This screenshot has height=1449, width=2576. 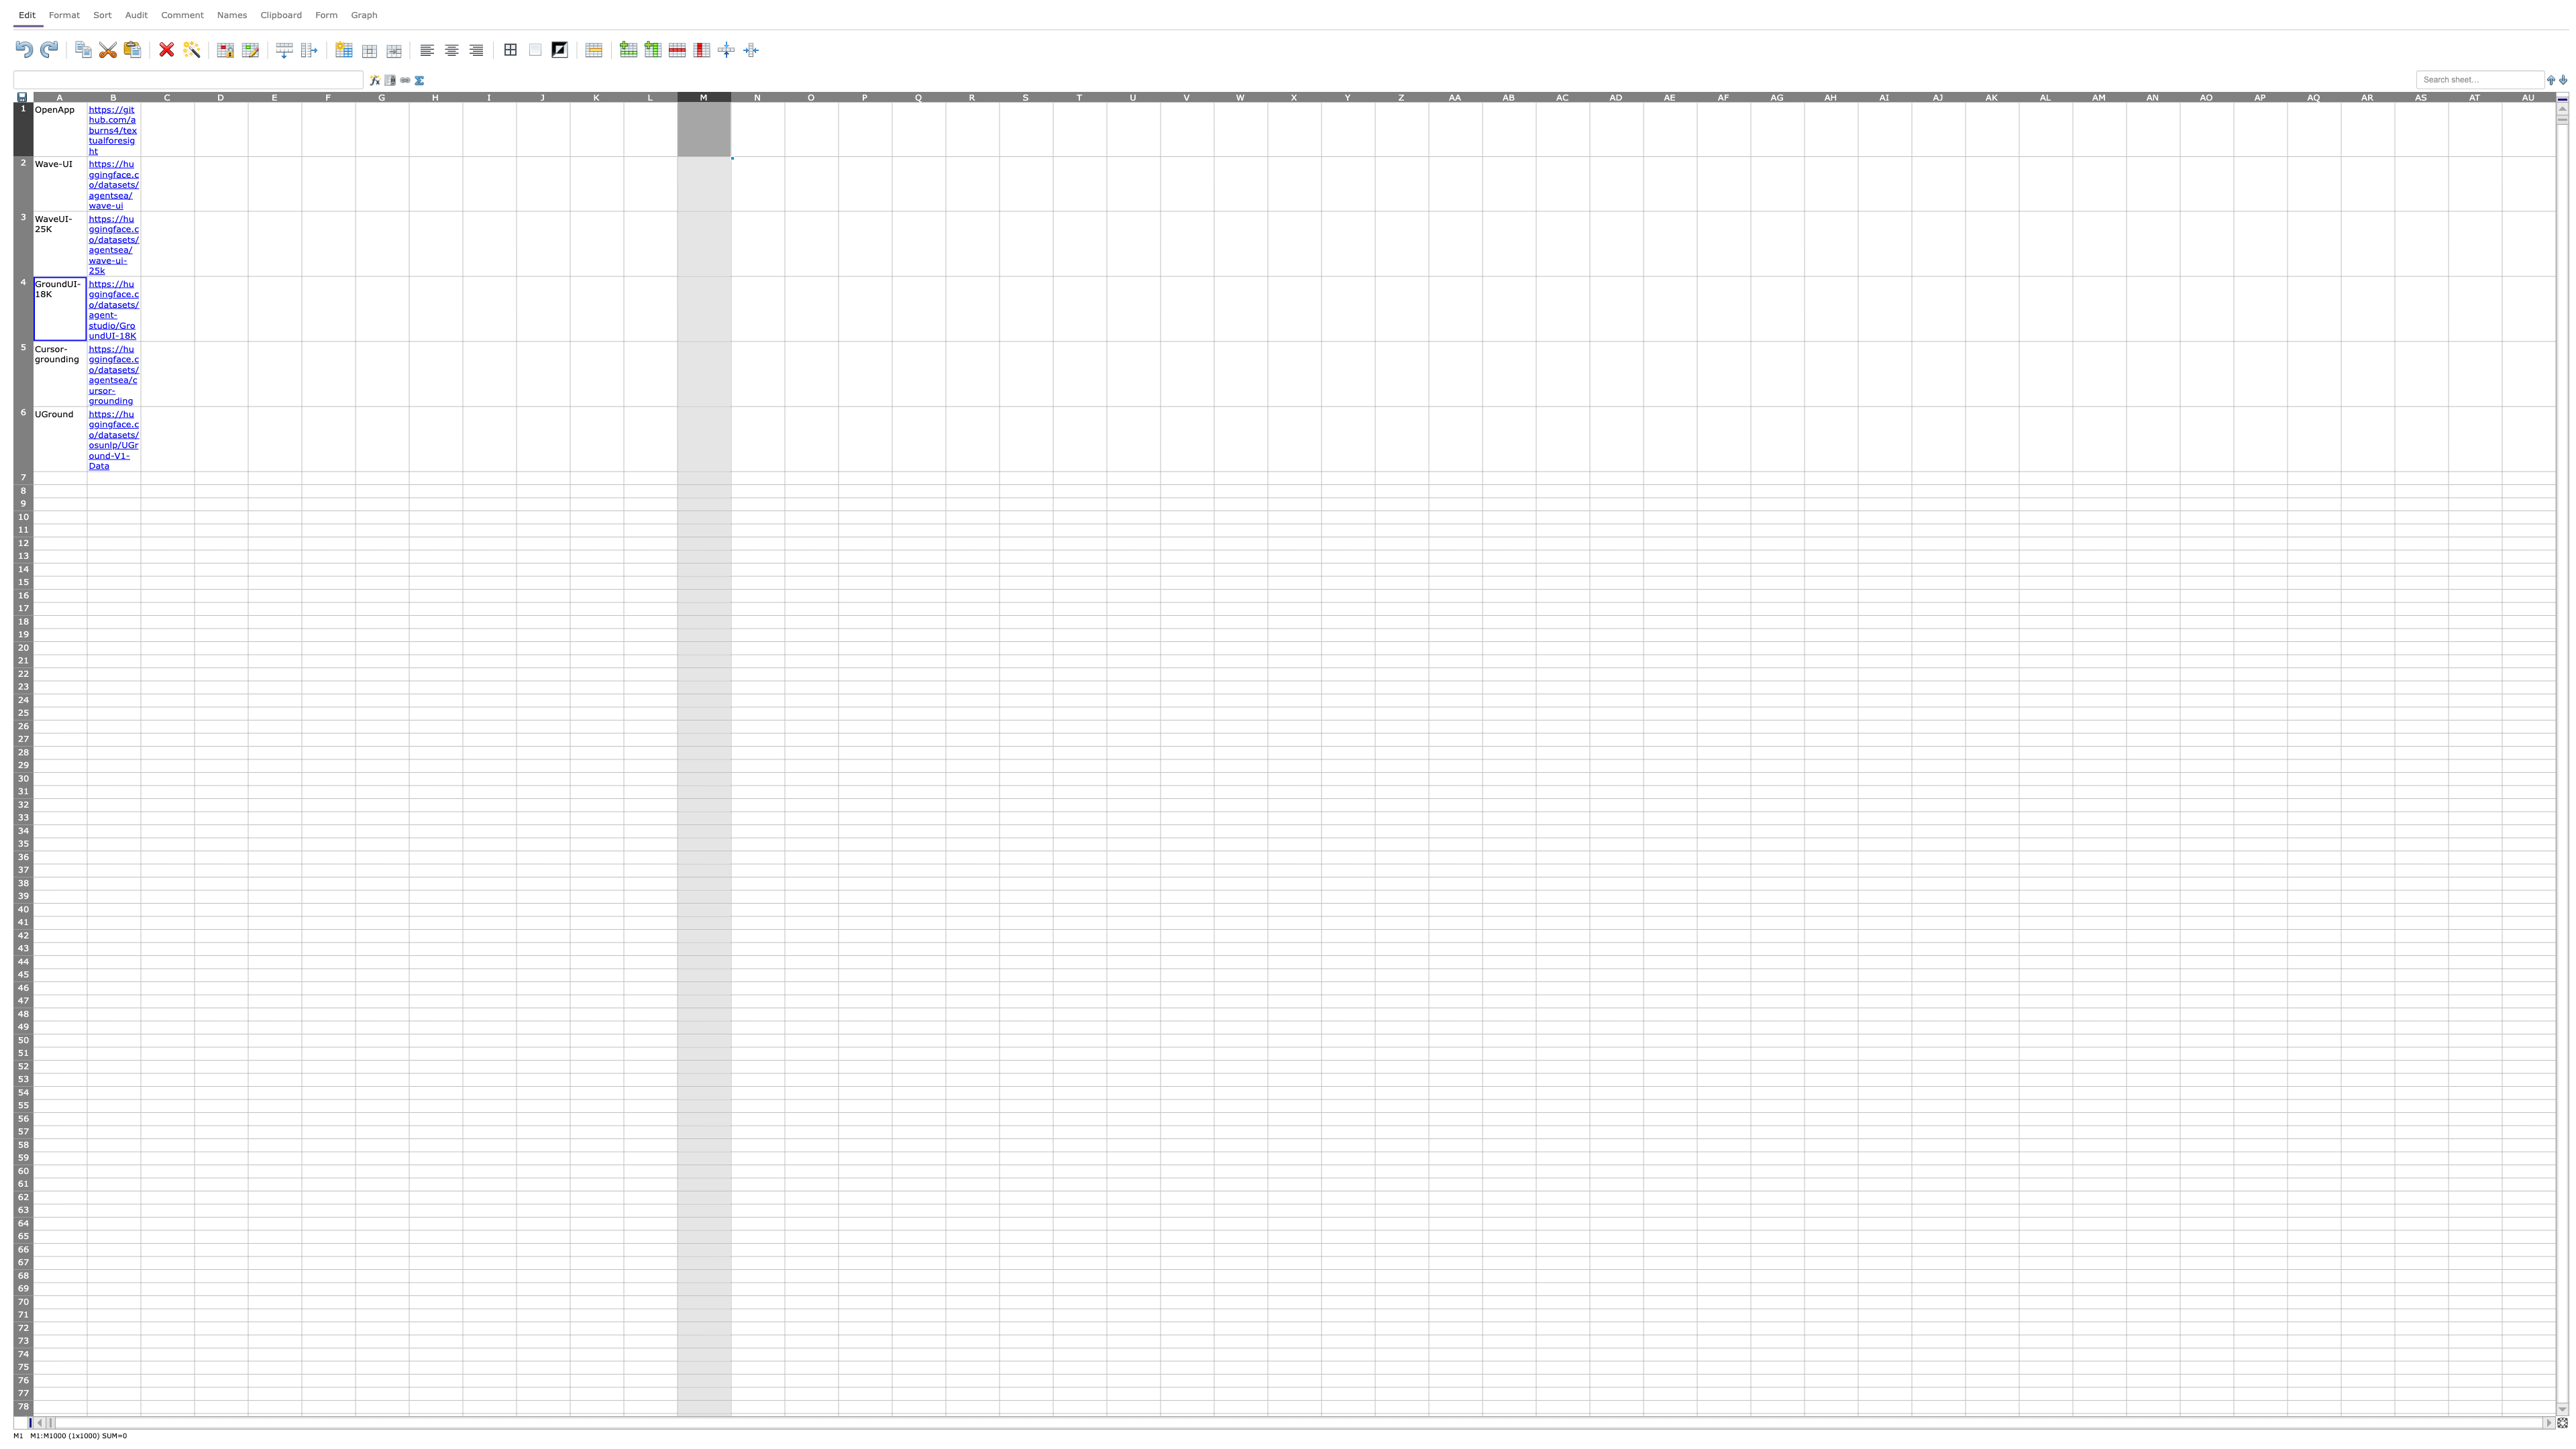 I want to click on column N, so click(x=757, y=95).